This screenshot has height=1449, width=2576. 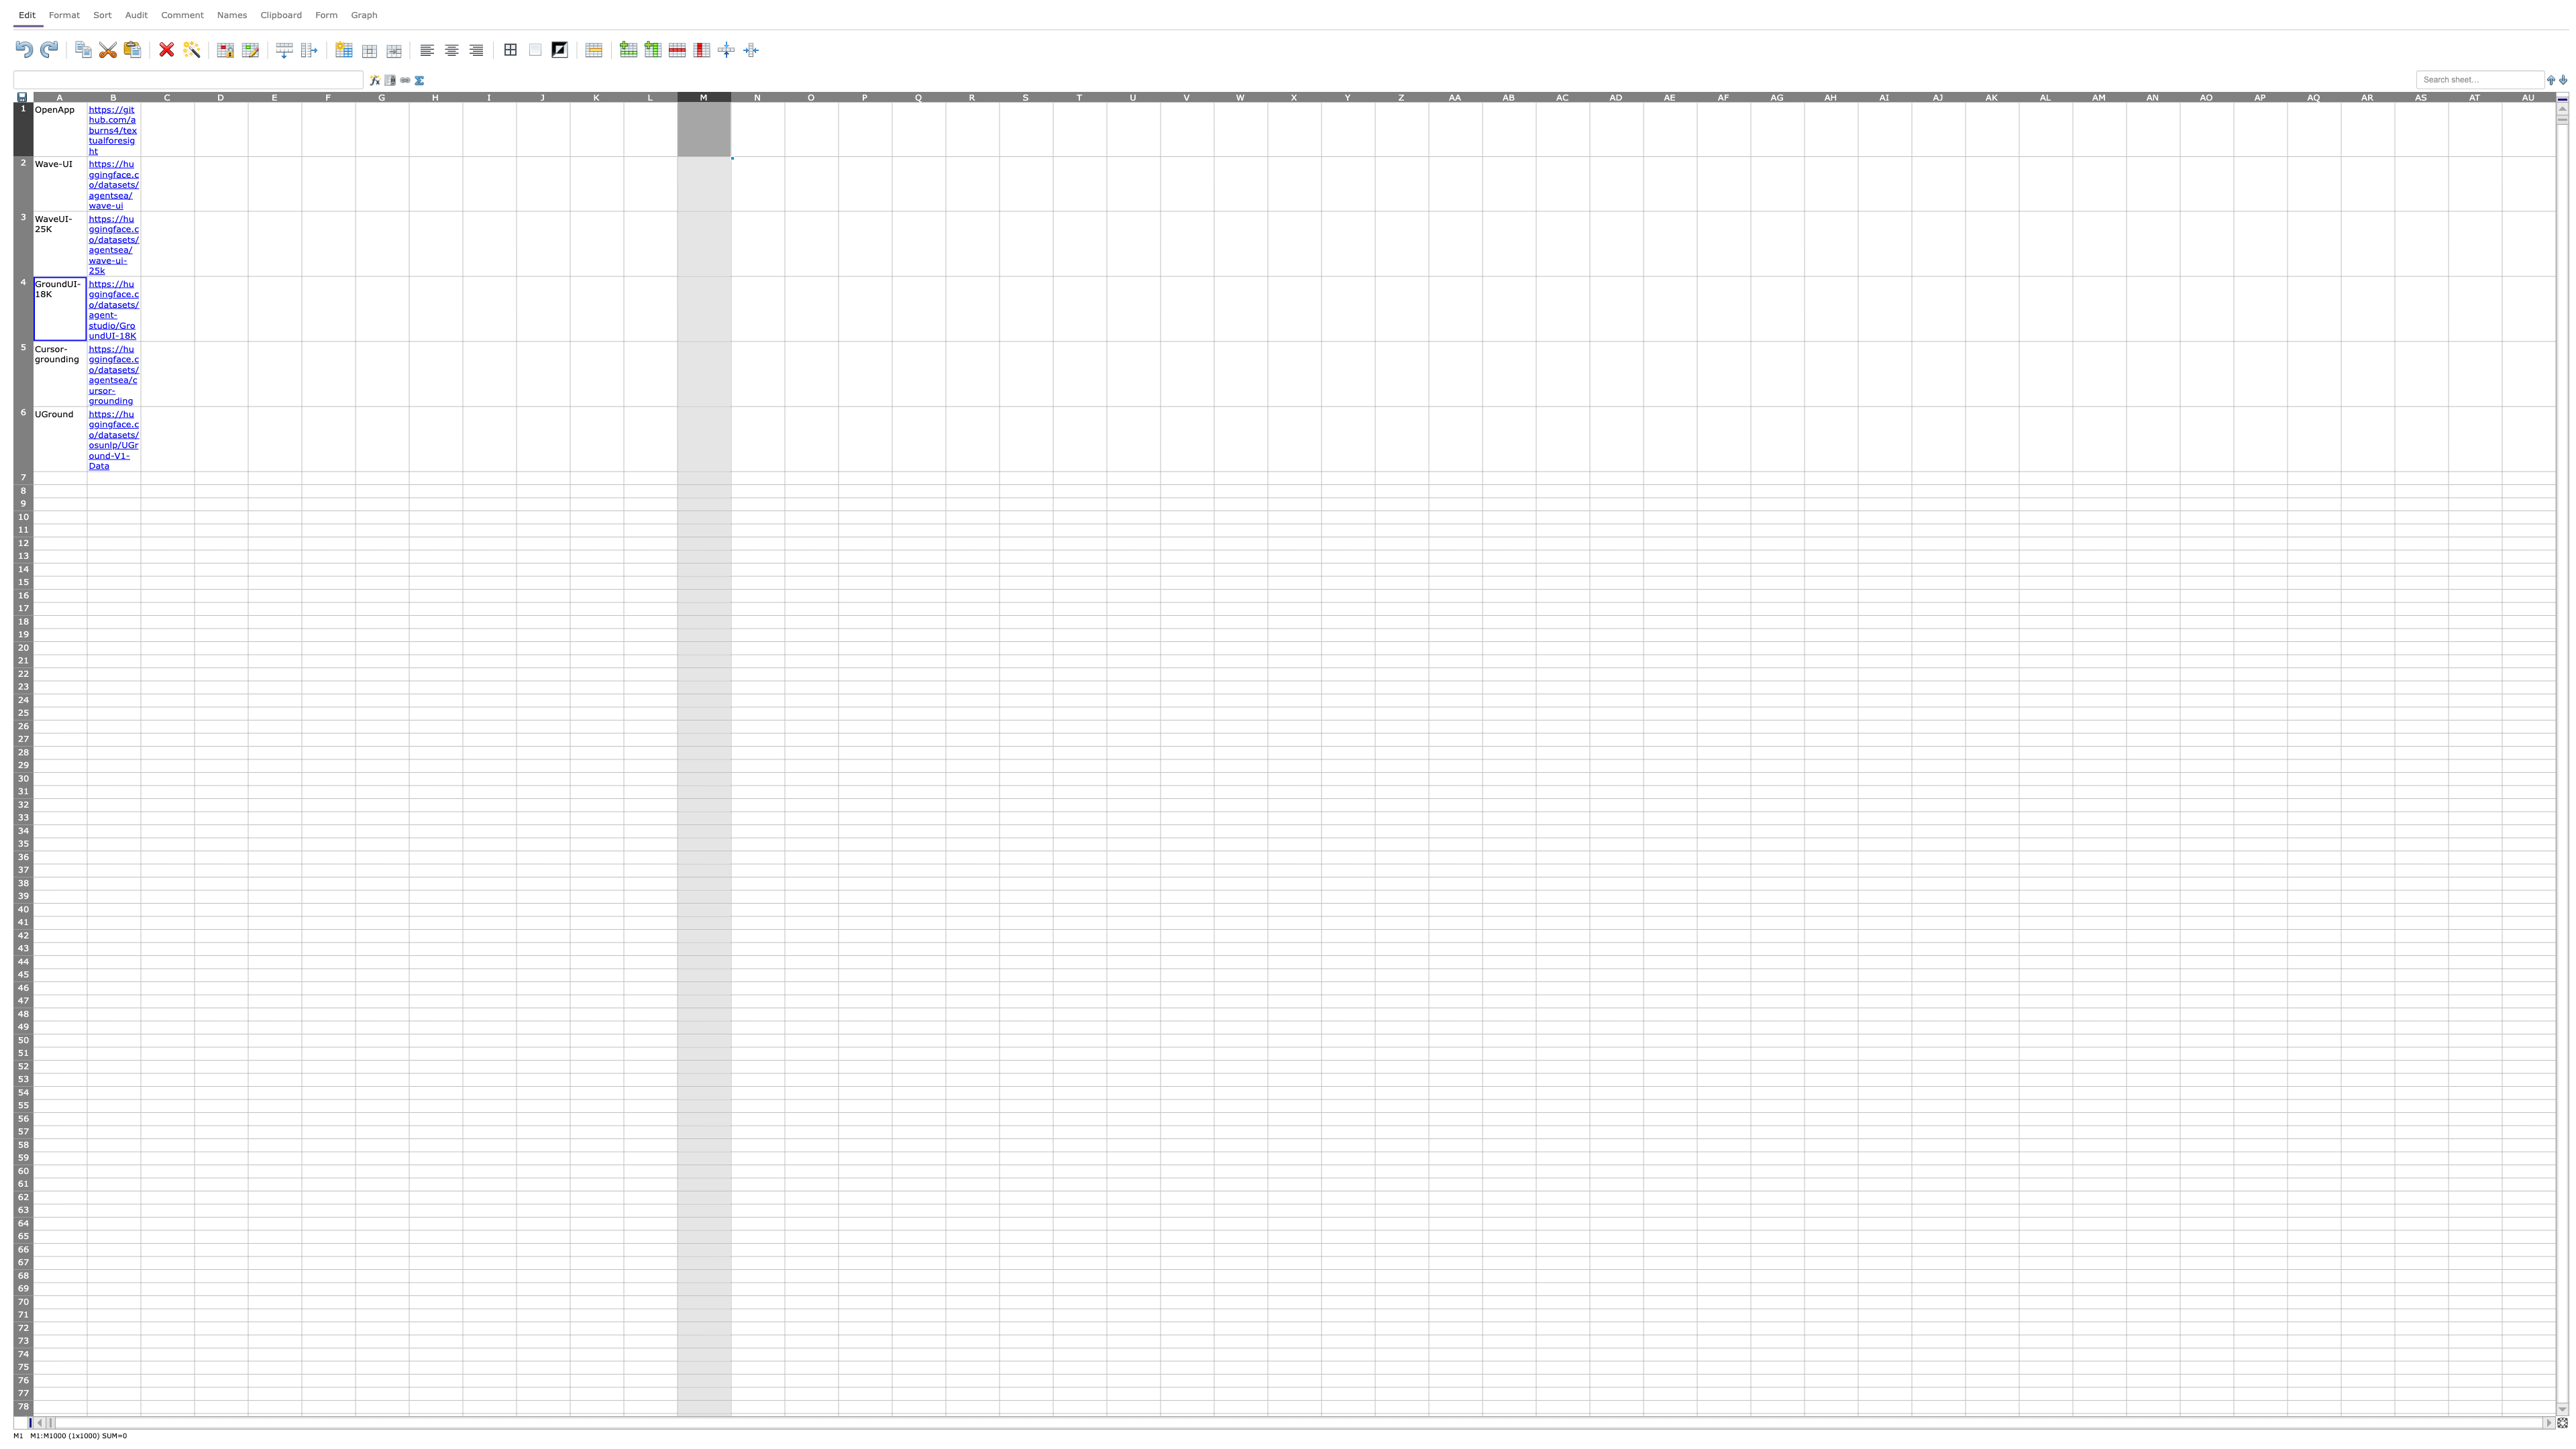 I want to click on column N, so click(x=757, y=95).